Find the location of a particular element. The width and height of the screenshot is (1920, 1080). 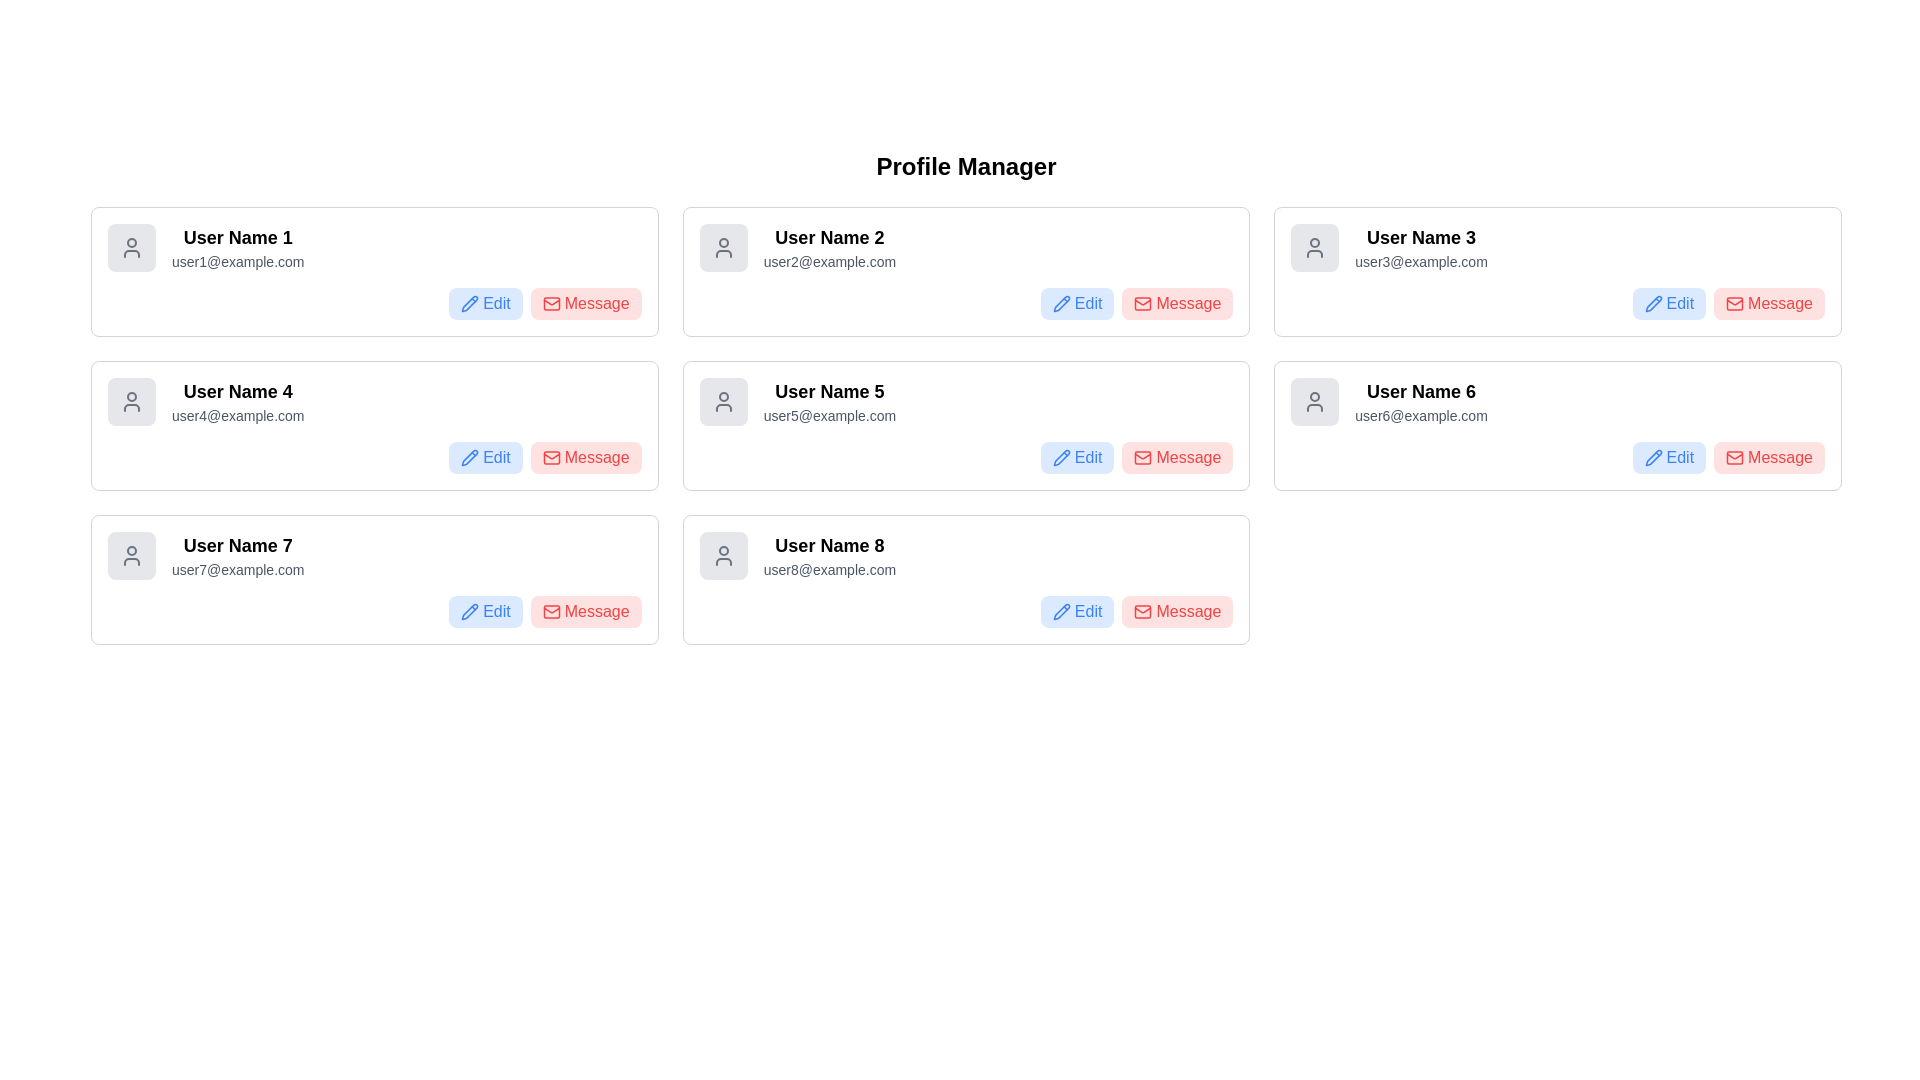

the user information card displaying the name and email address of the user, located in the middle of a 3x3 grid in the second row and second column is located at coordinates (966, 401).